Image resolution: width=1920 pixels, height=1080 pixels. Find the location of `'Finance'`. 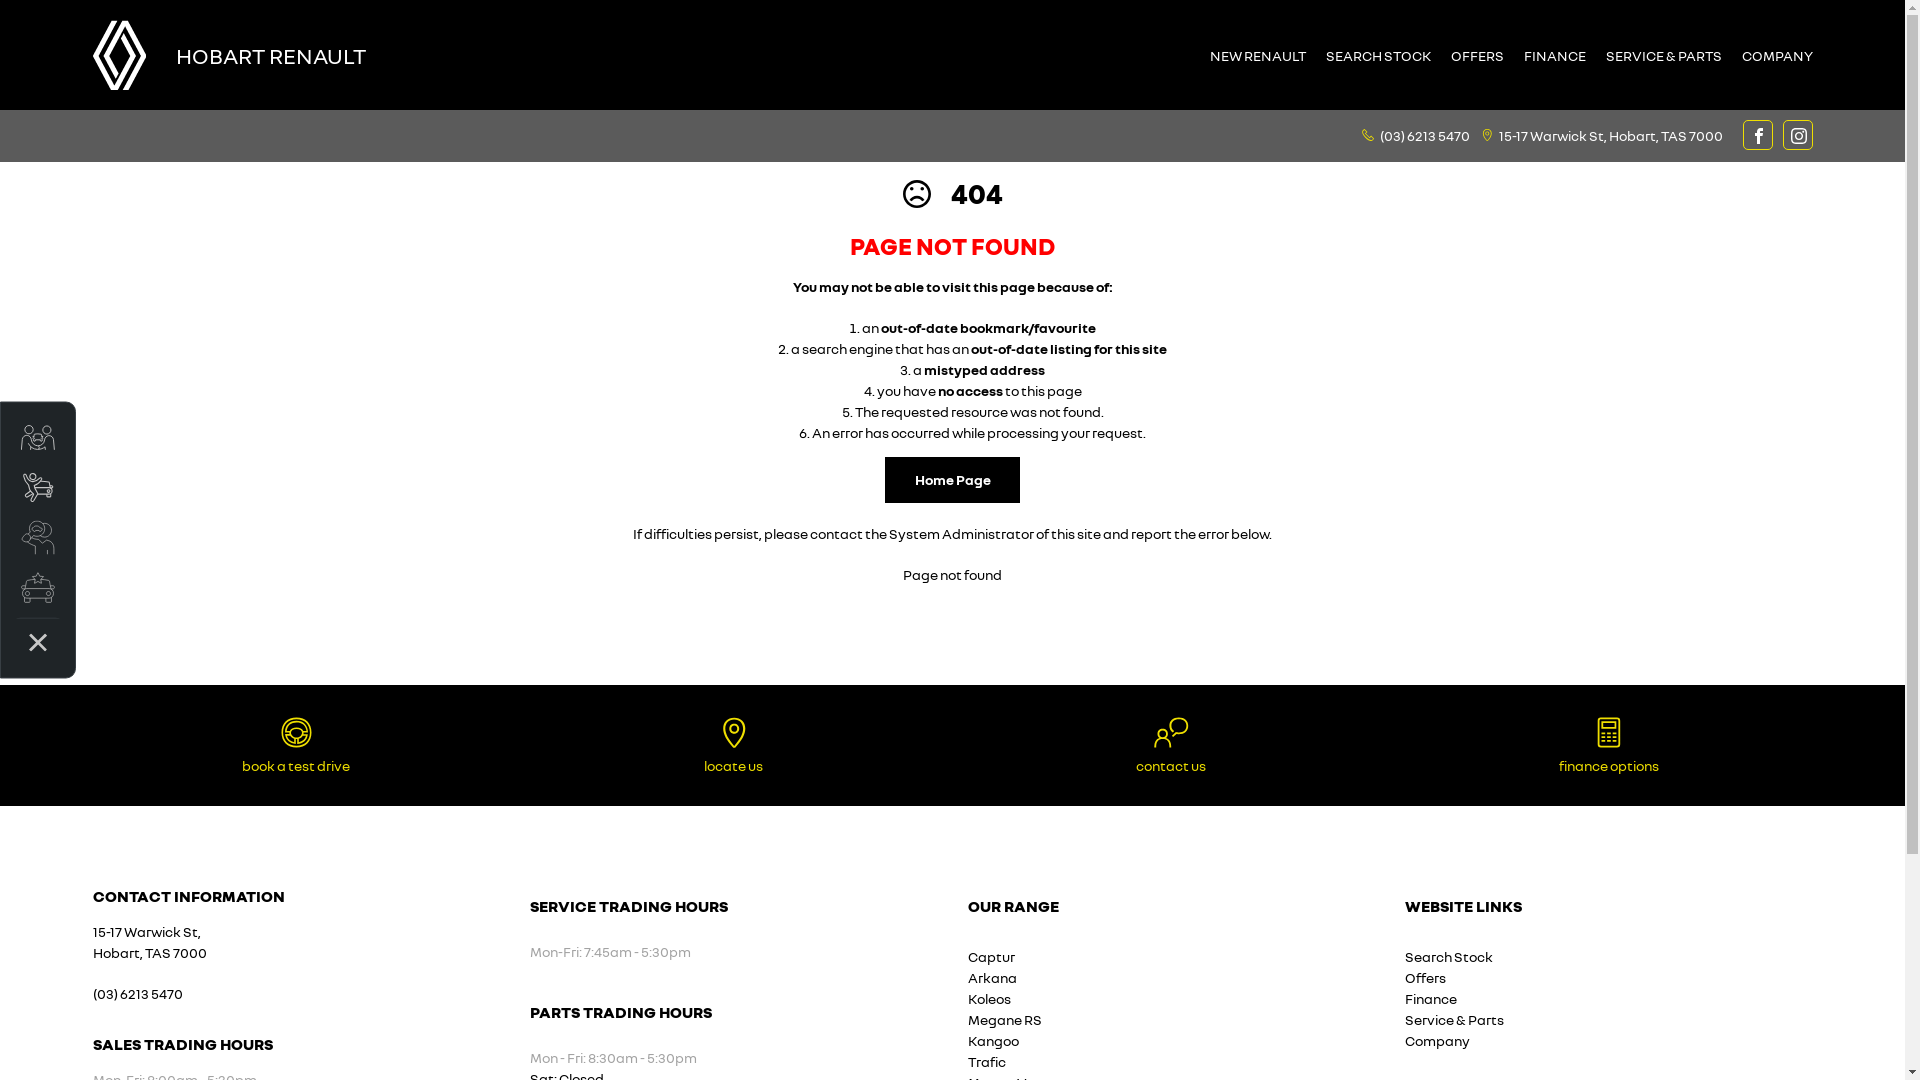

'Finance' is located at coordinates (1429, 998).